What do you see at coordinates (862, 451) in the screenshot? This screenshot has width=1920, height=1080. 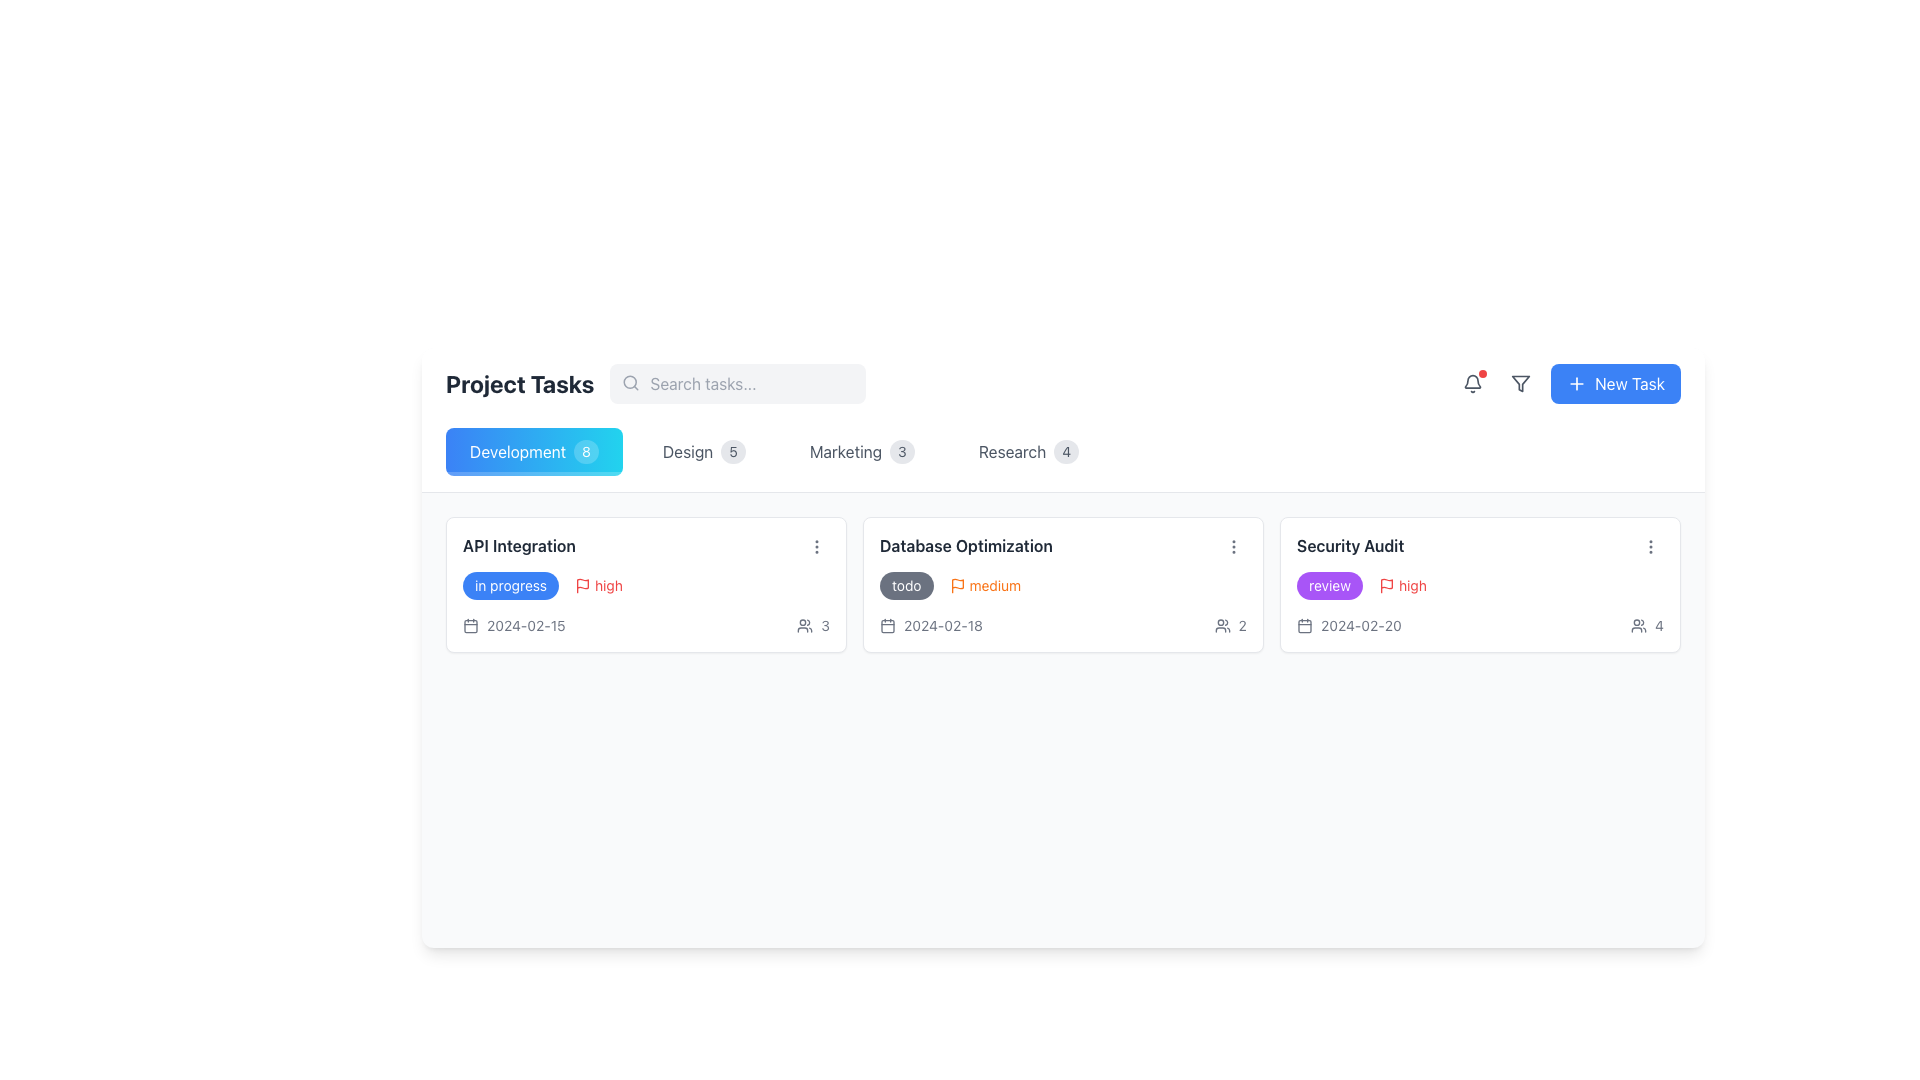 I see `the 'Marketing' Navigation Menu Item, which is the third option in the horizontal navigation menu` at bounding box center [862, 451].